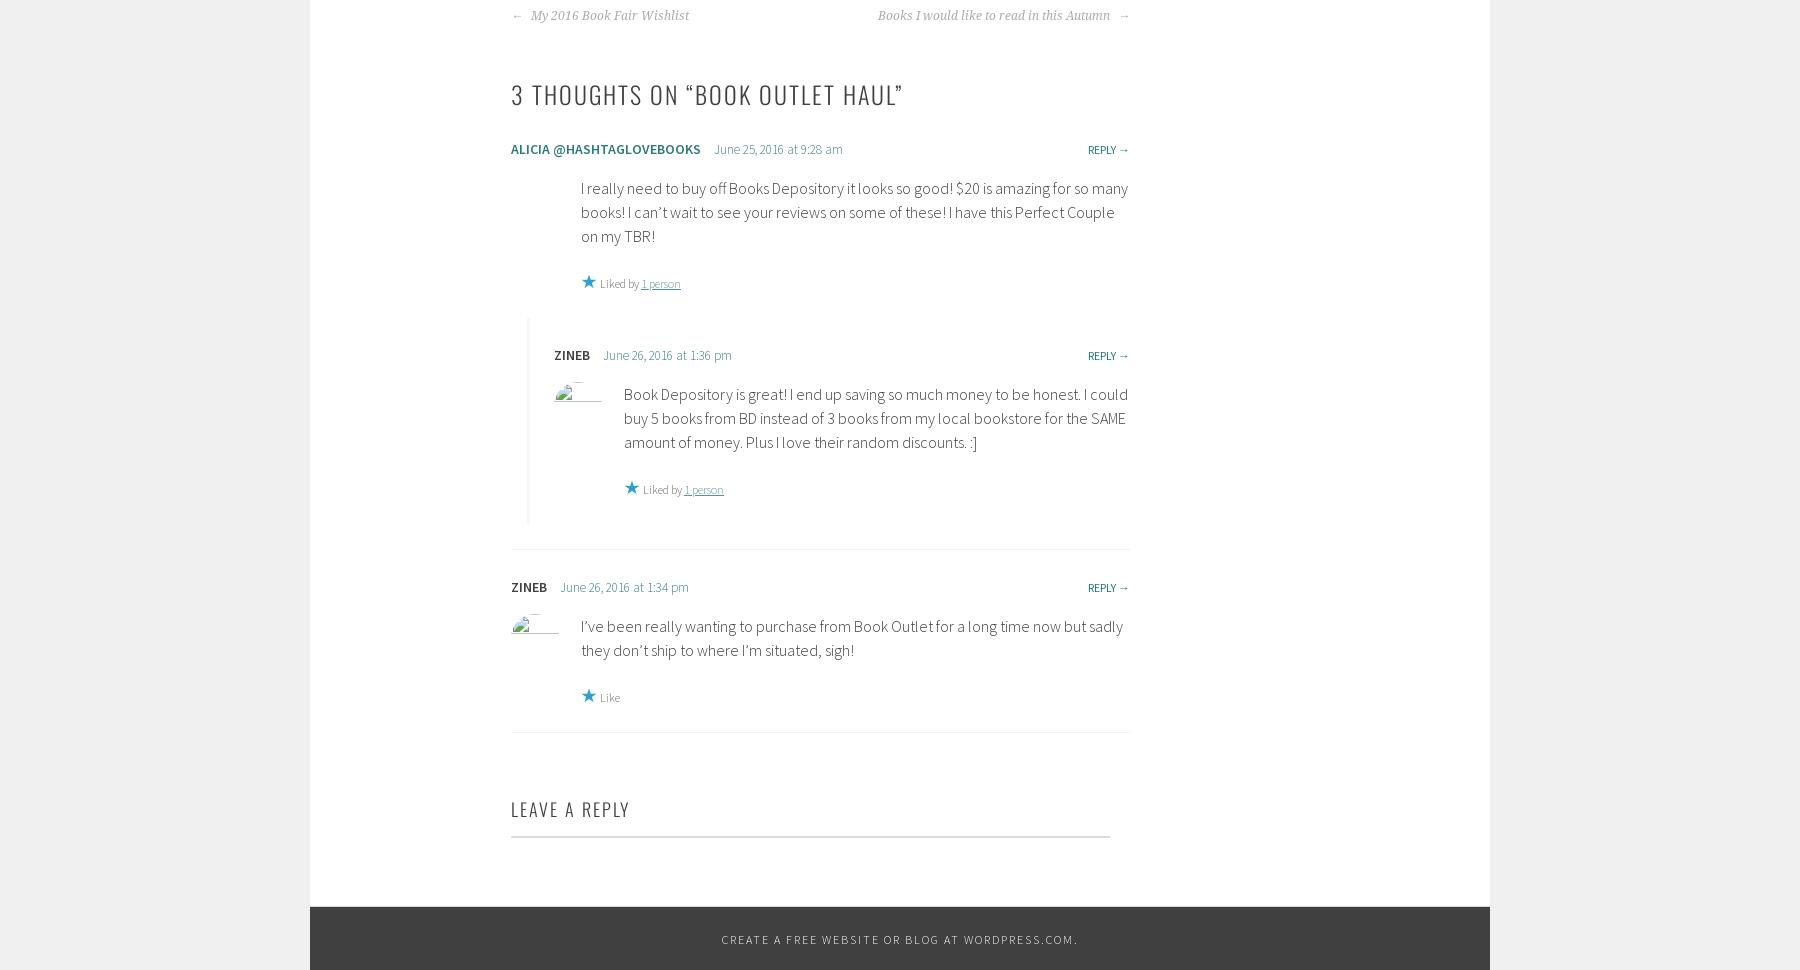 This screenshot has height=970, width=1800. What do you see at coordinates (599, 696) in the screenshot?
I see `'Like'` at bounding box center [599, 696].